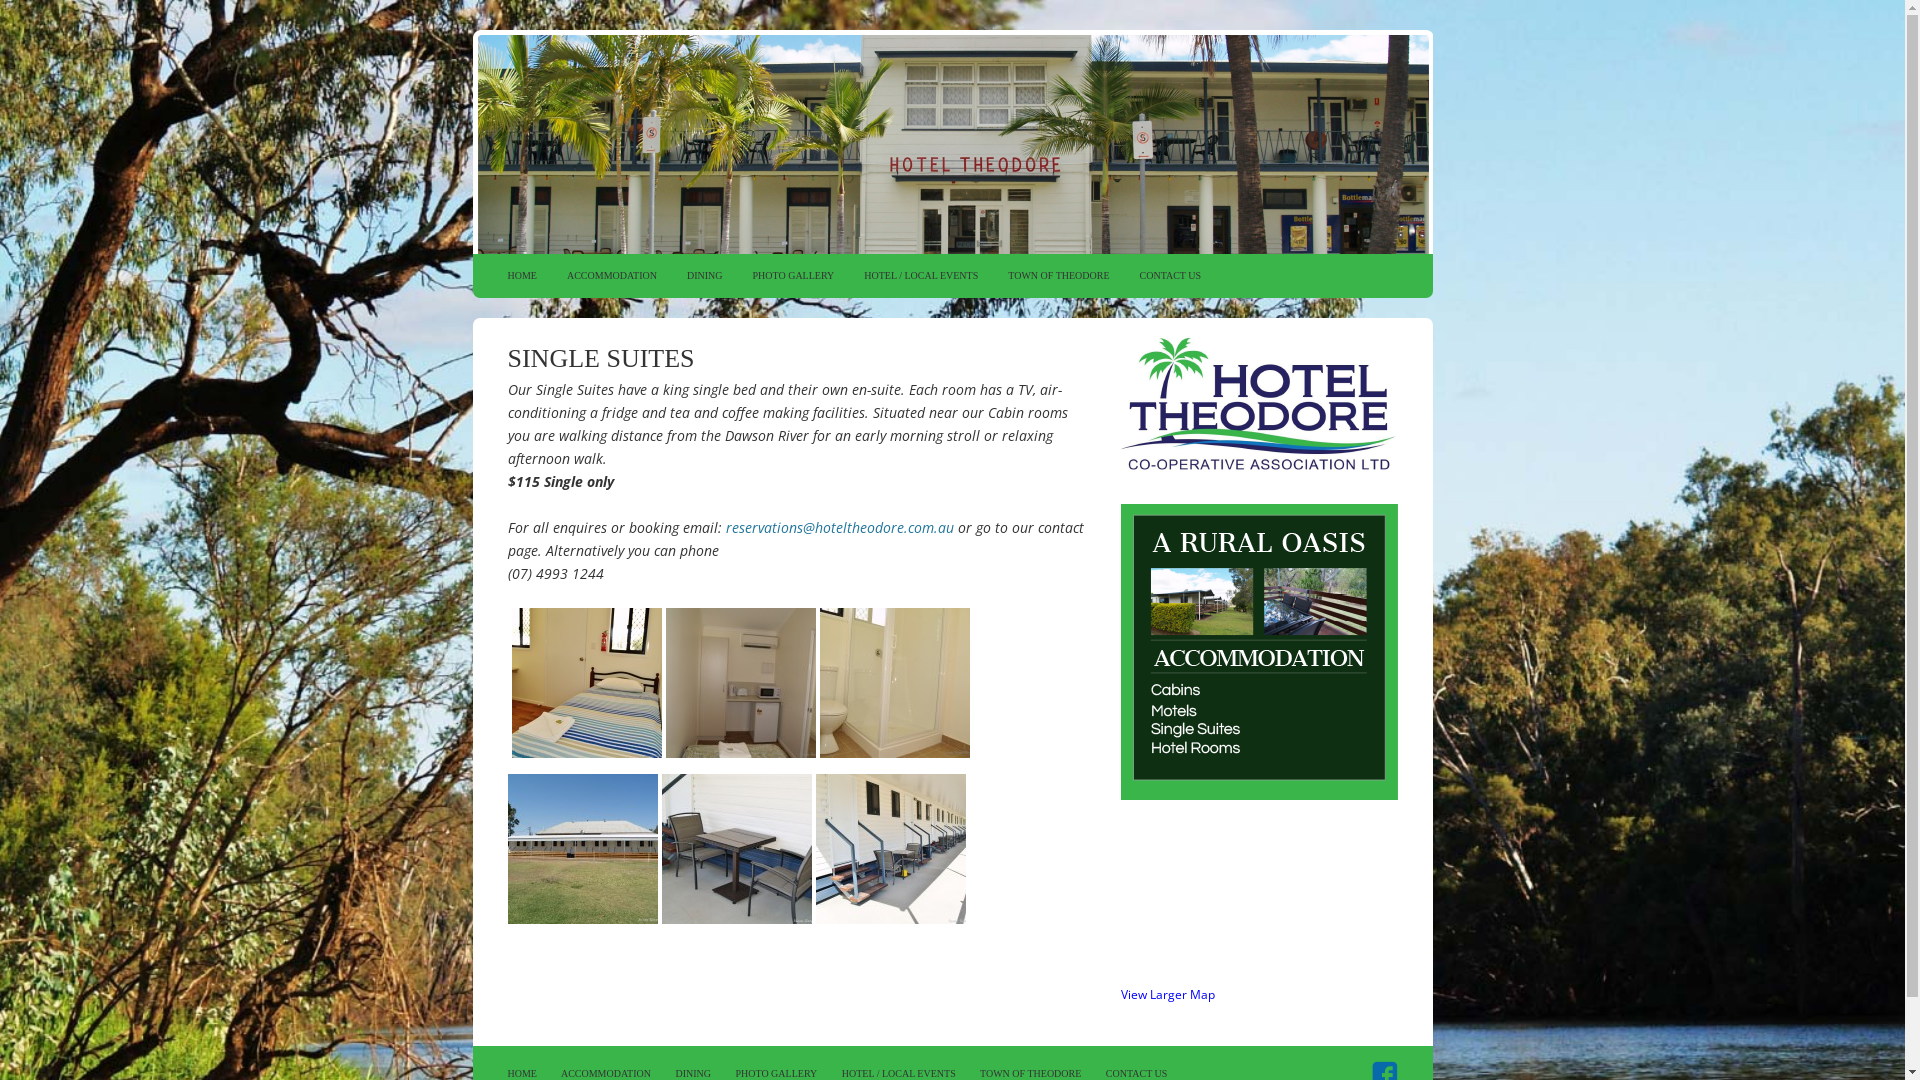 The height and width of the screenshot is (1080, 1920). What do you see at coordinates (692, 1072) in the screenshot?
I see `'DINING'` at bounding box center [692, 1072].